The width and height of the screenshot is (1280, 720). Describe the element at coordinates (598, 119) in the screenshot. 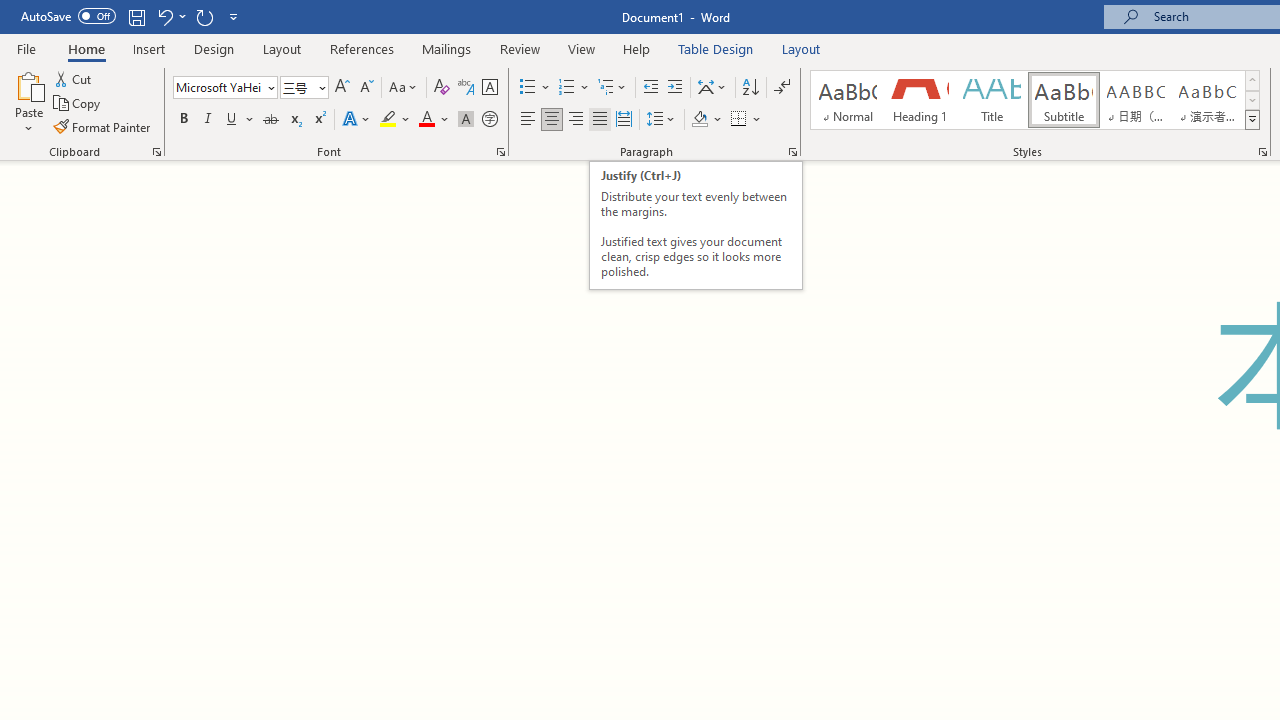

I see `'Justify'` at that location.